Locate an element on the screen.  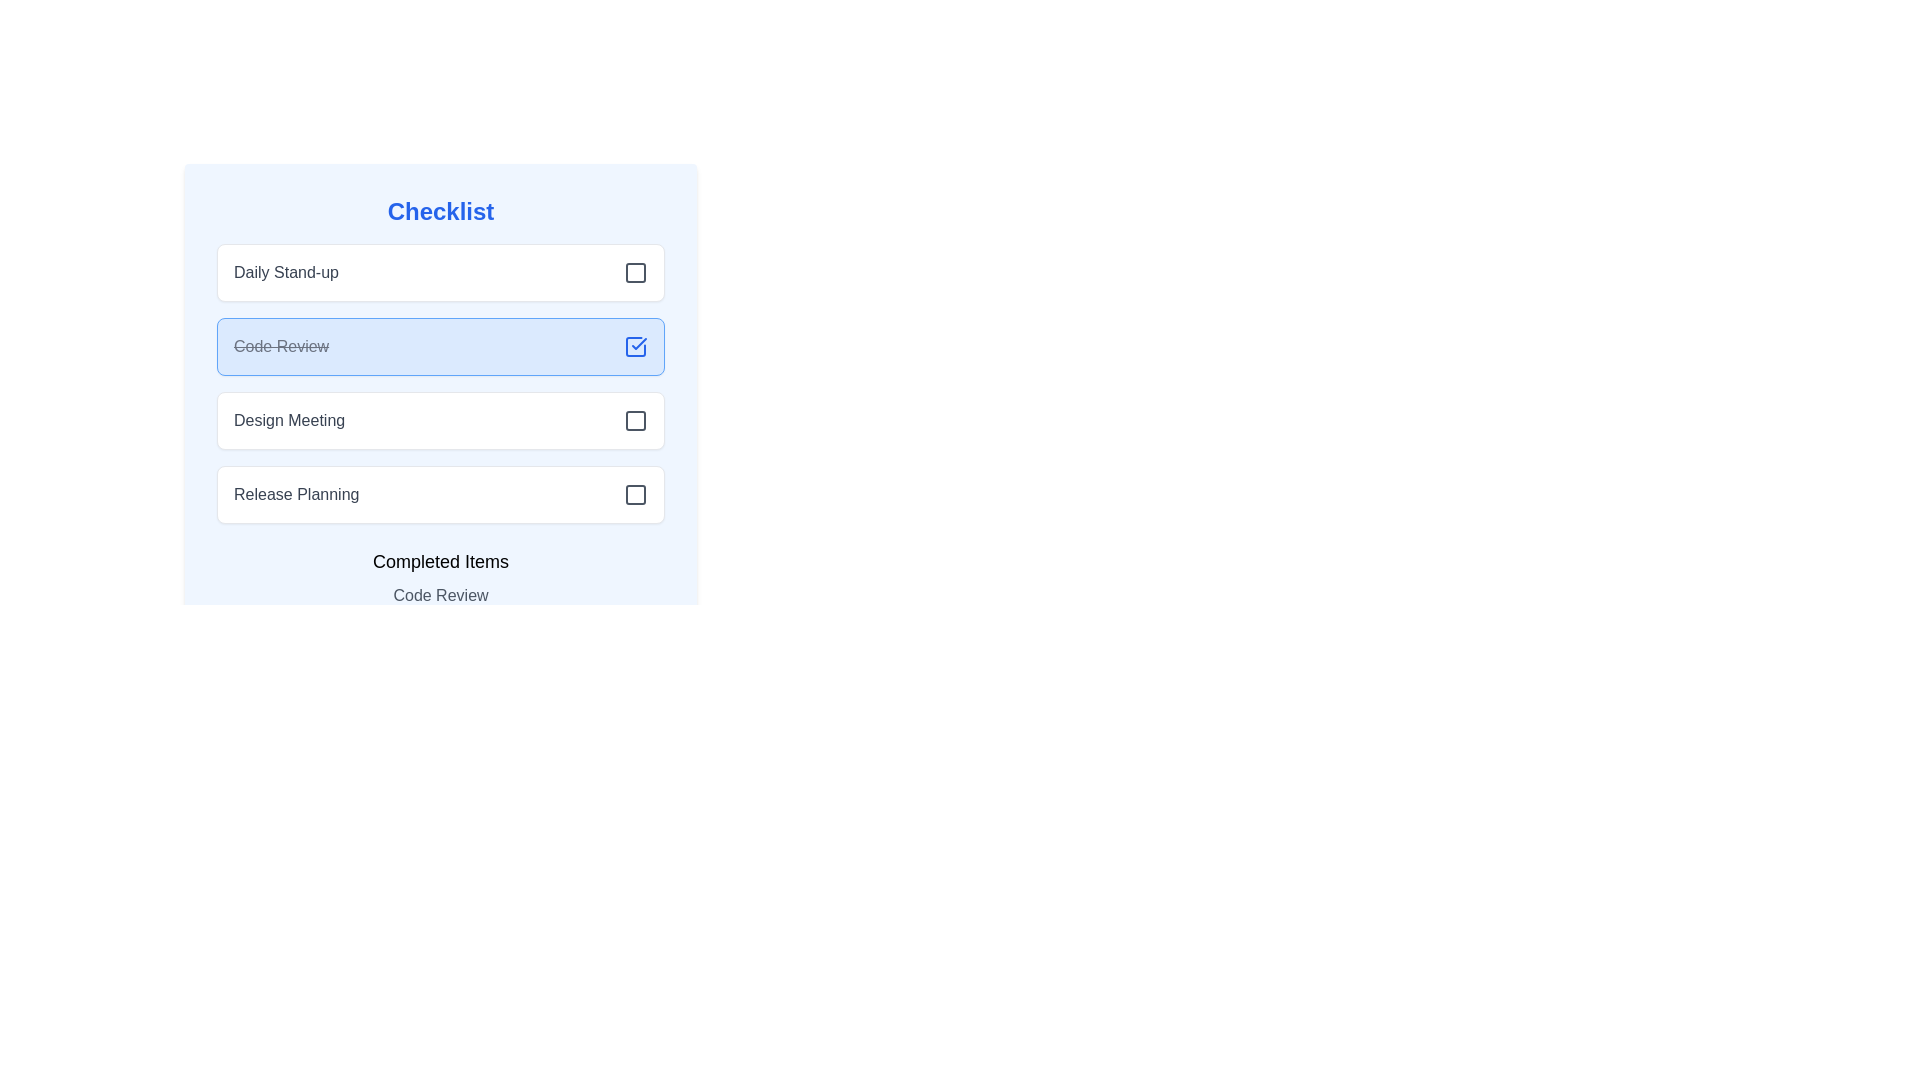
text from the informational label located above the 'Code Review' label in the checklist section, which serves as a heading for completed tasks is located at coordinates (440, 562).